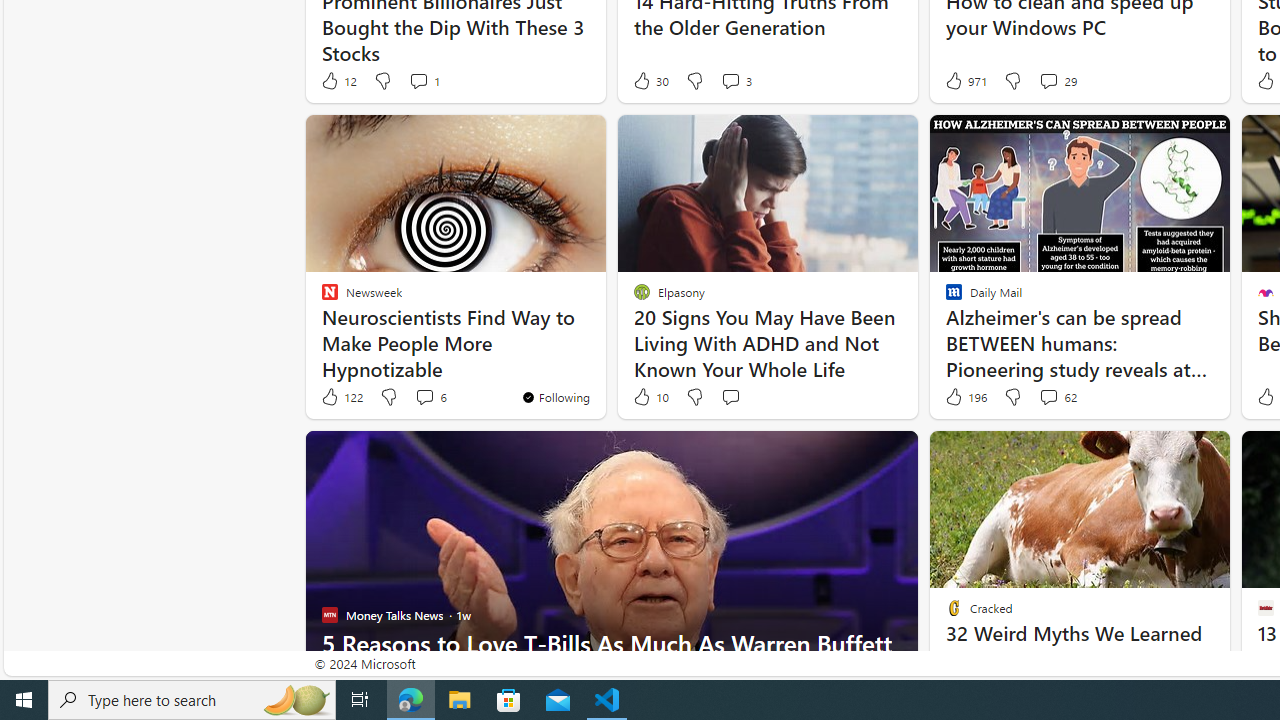 The image size is (1280, 720). I want to click on '196 Like', so click(964, 397).